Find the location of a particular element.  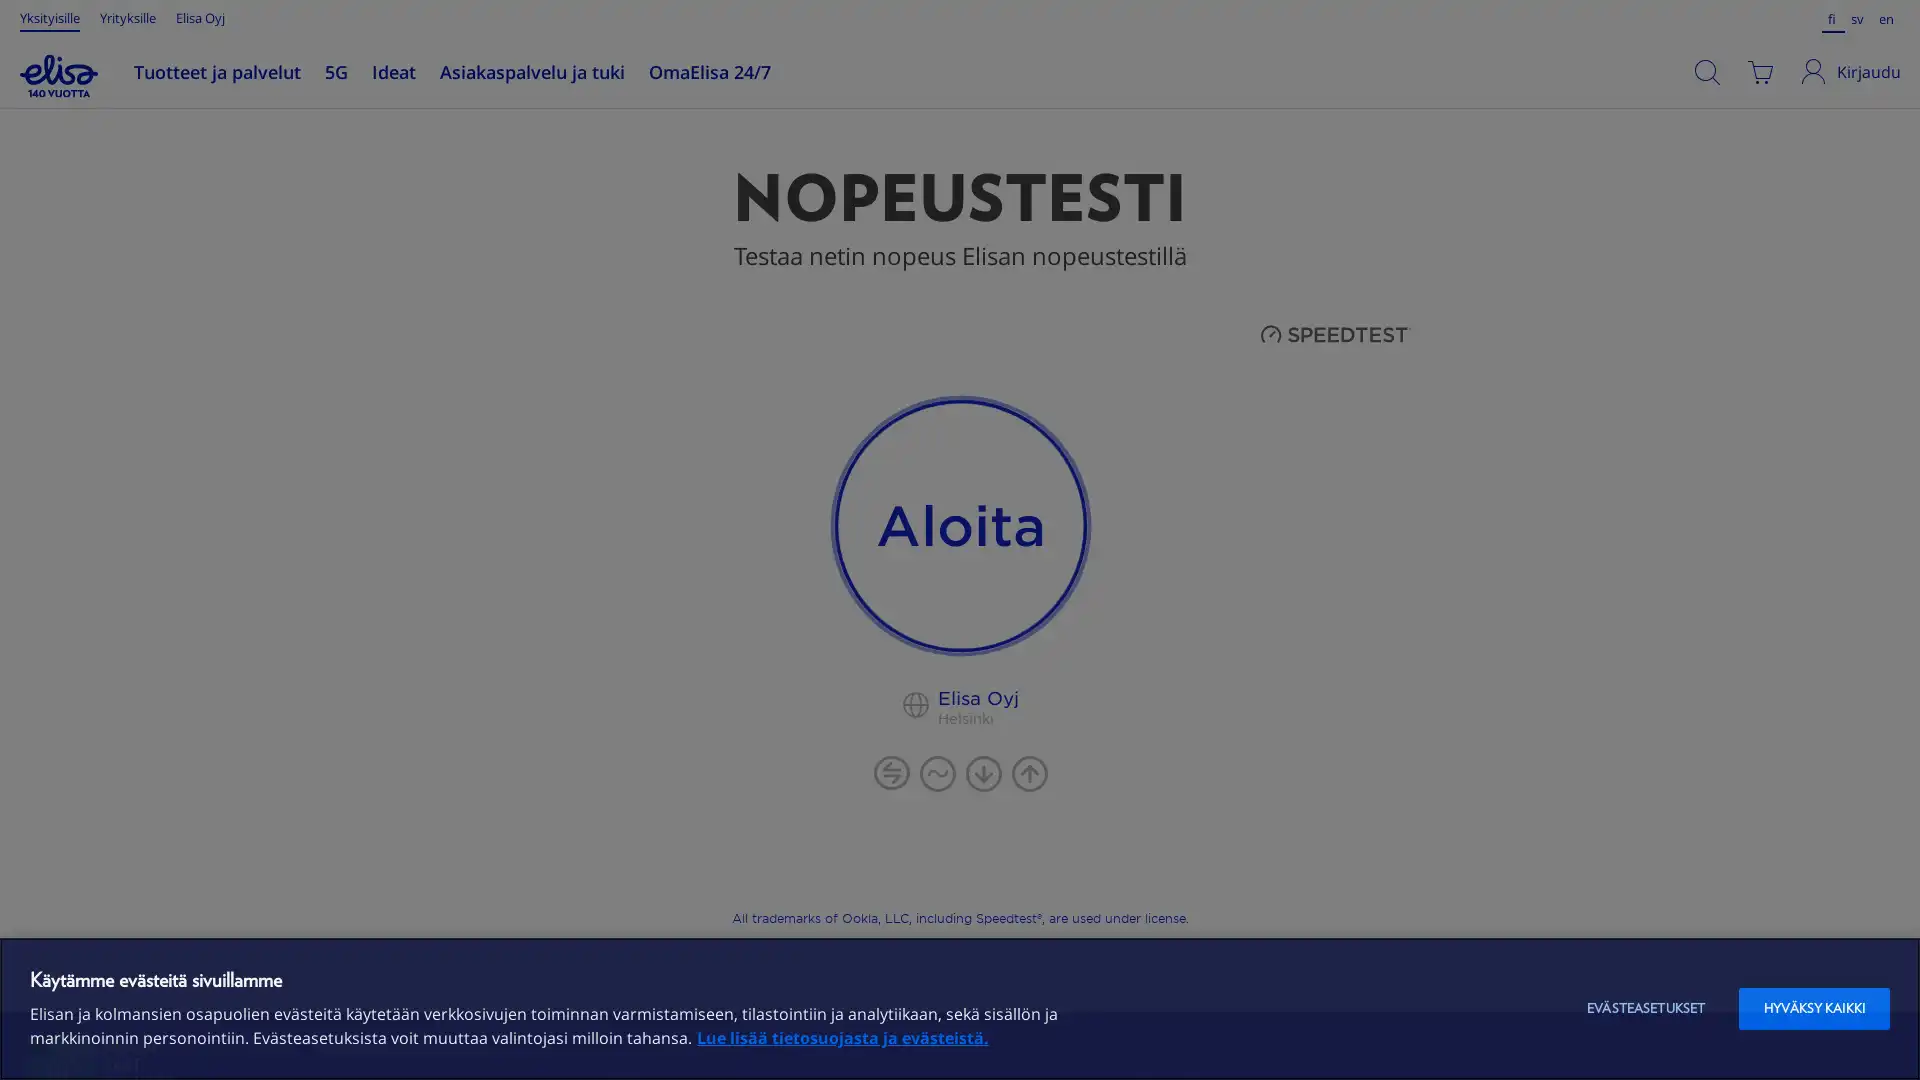

HYVAKSY KAIKKI is located at coordinates (1814, 1009).